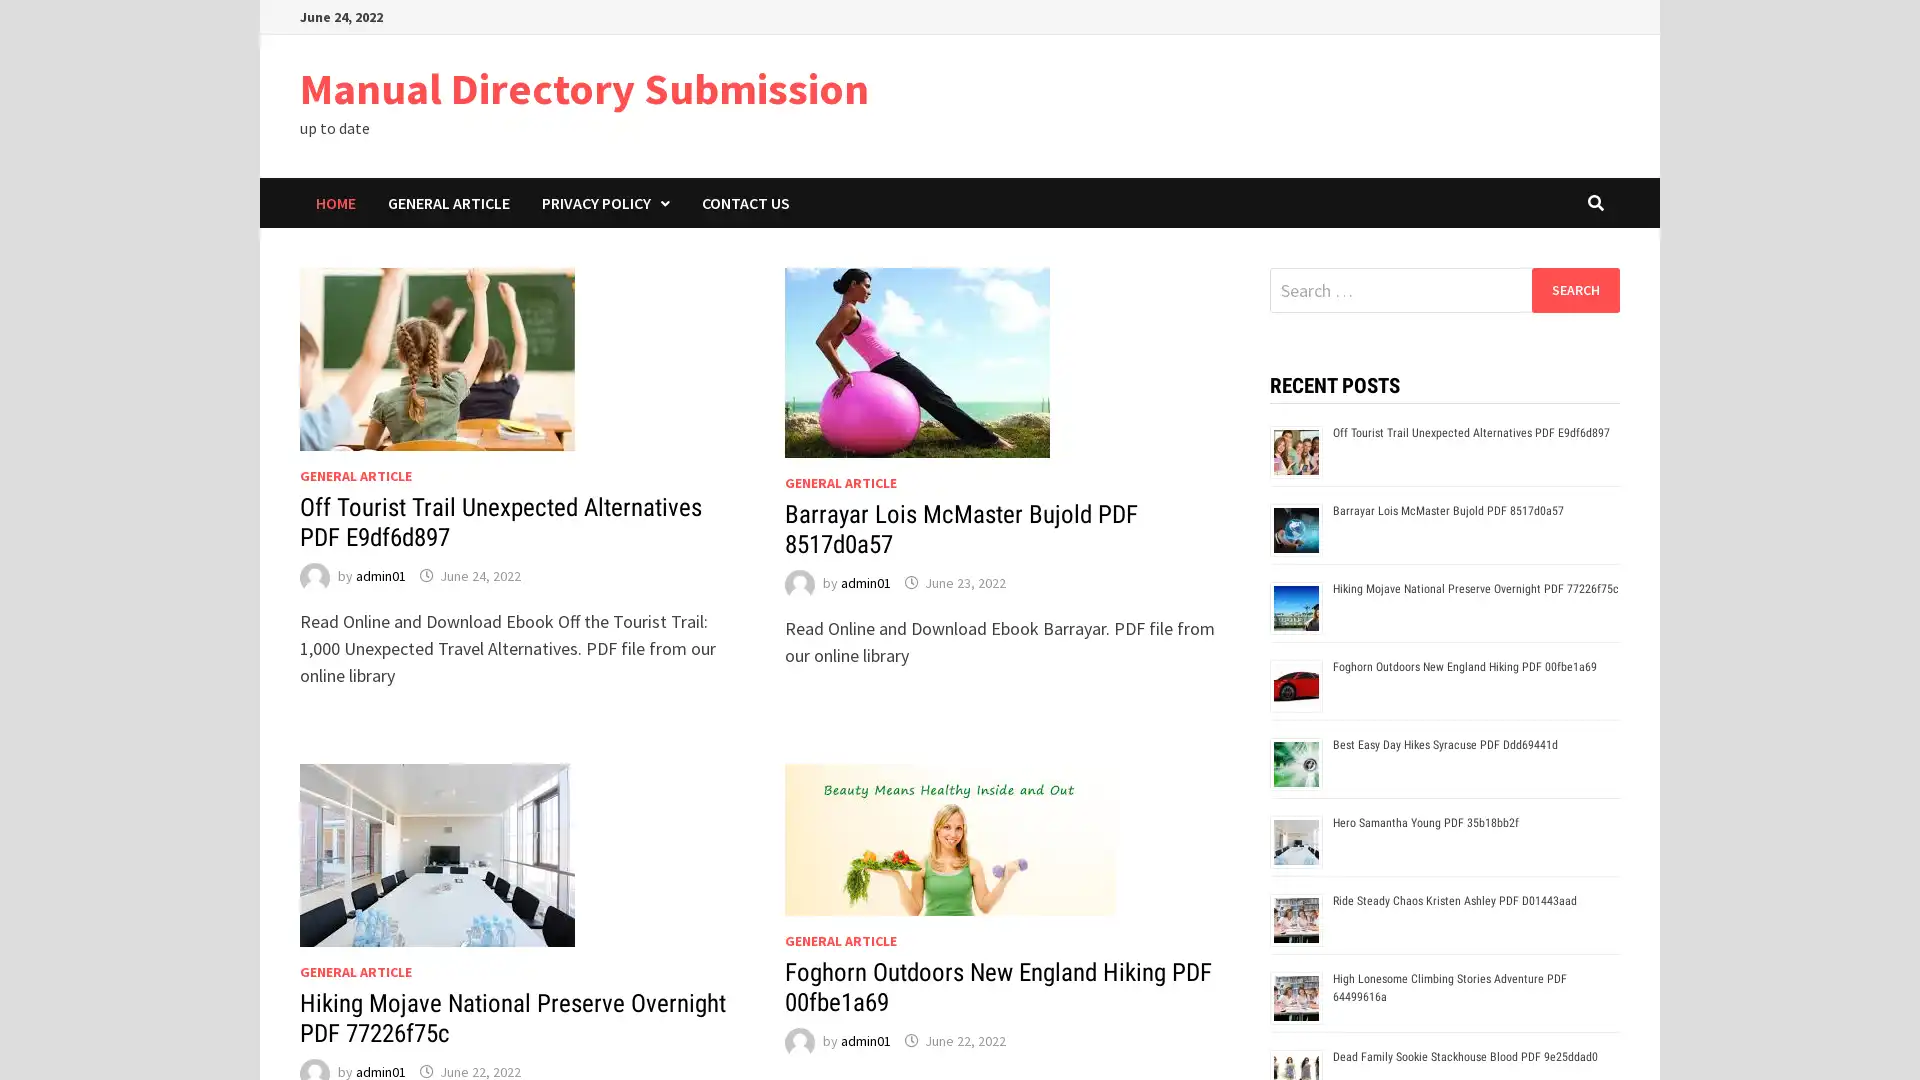 The image size is (1920, 1080). I want to click on Search, so click(1574, 289).